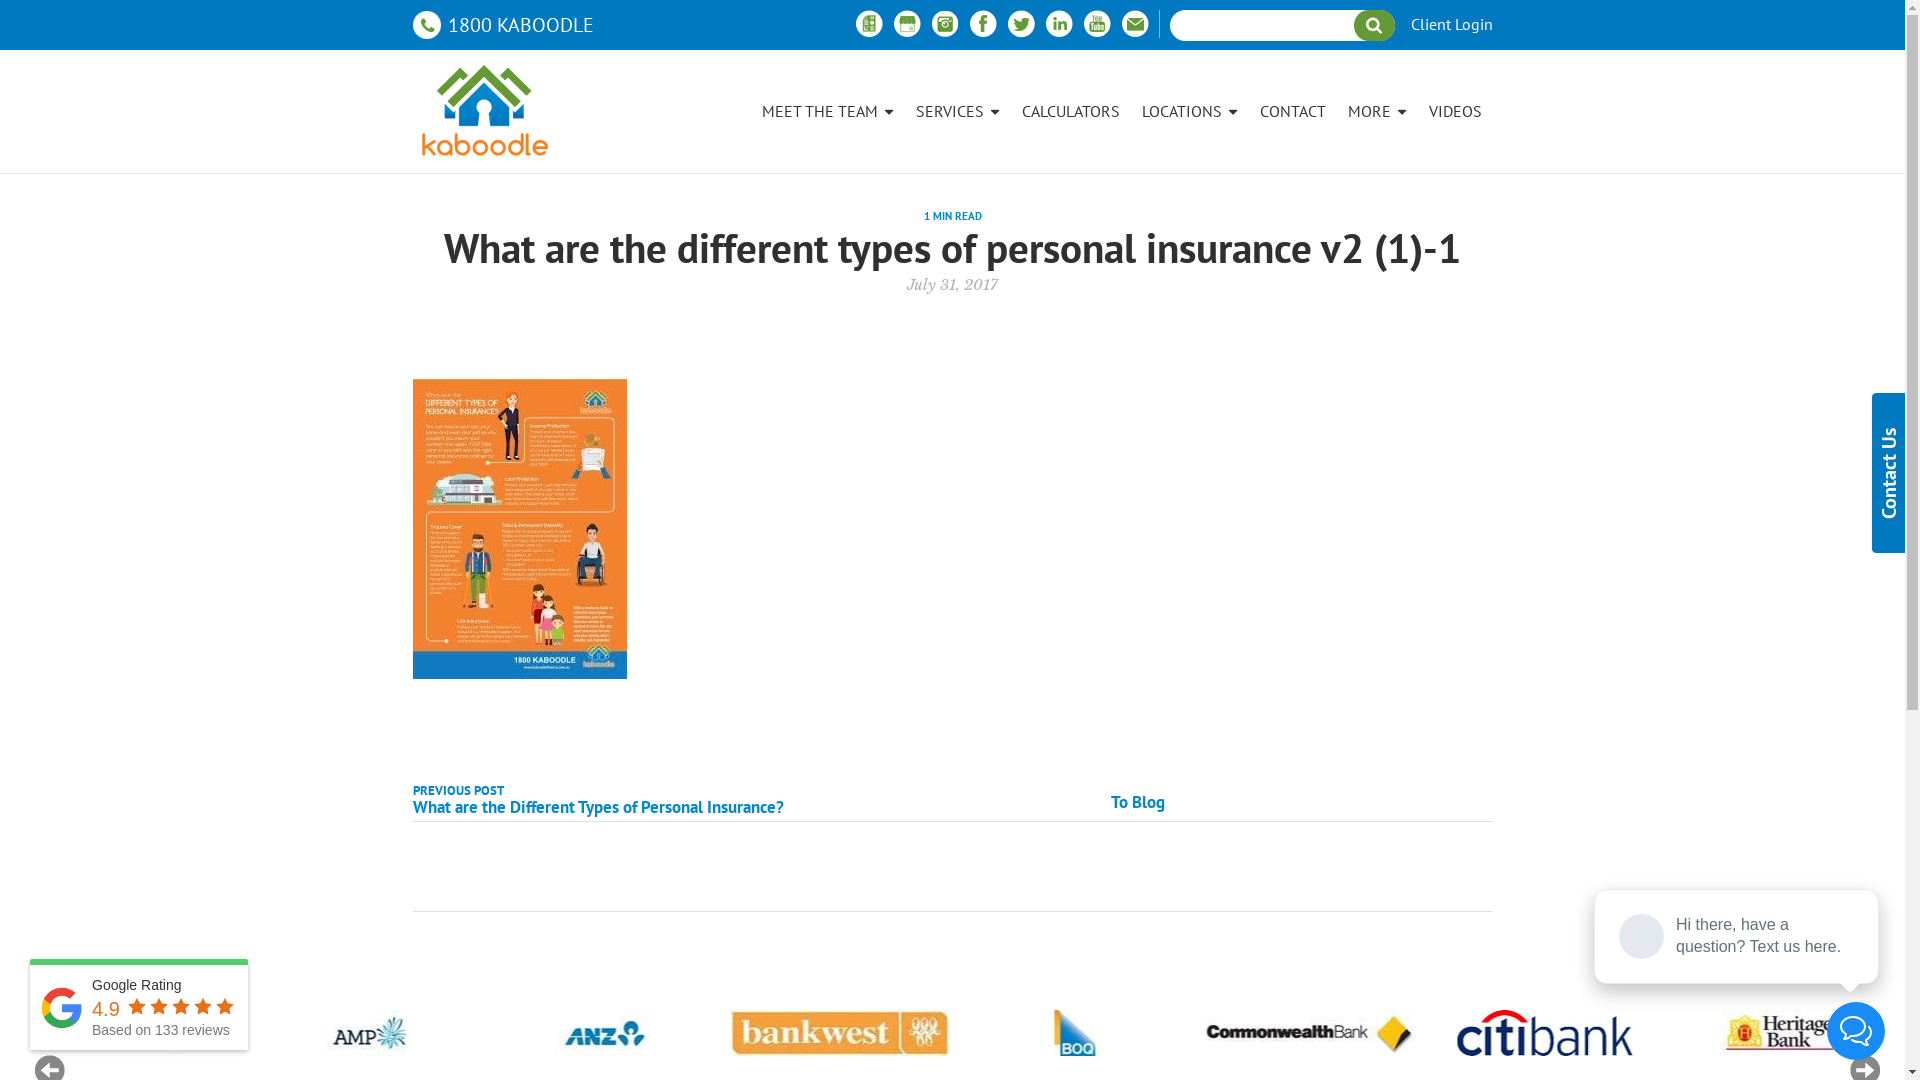 This screenshot has width=1920, height=1080. Describe the element at coordinates (1455, 111) in the screenshot. I see `'VIDEOS'` at that location.